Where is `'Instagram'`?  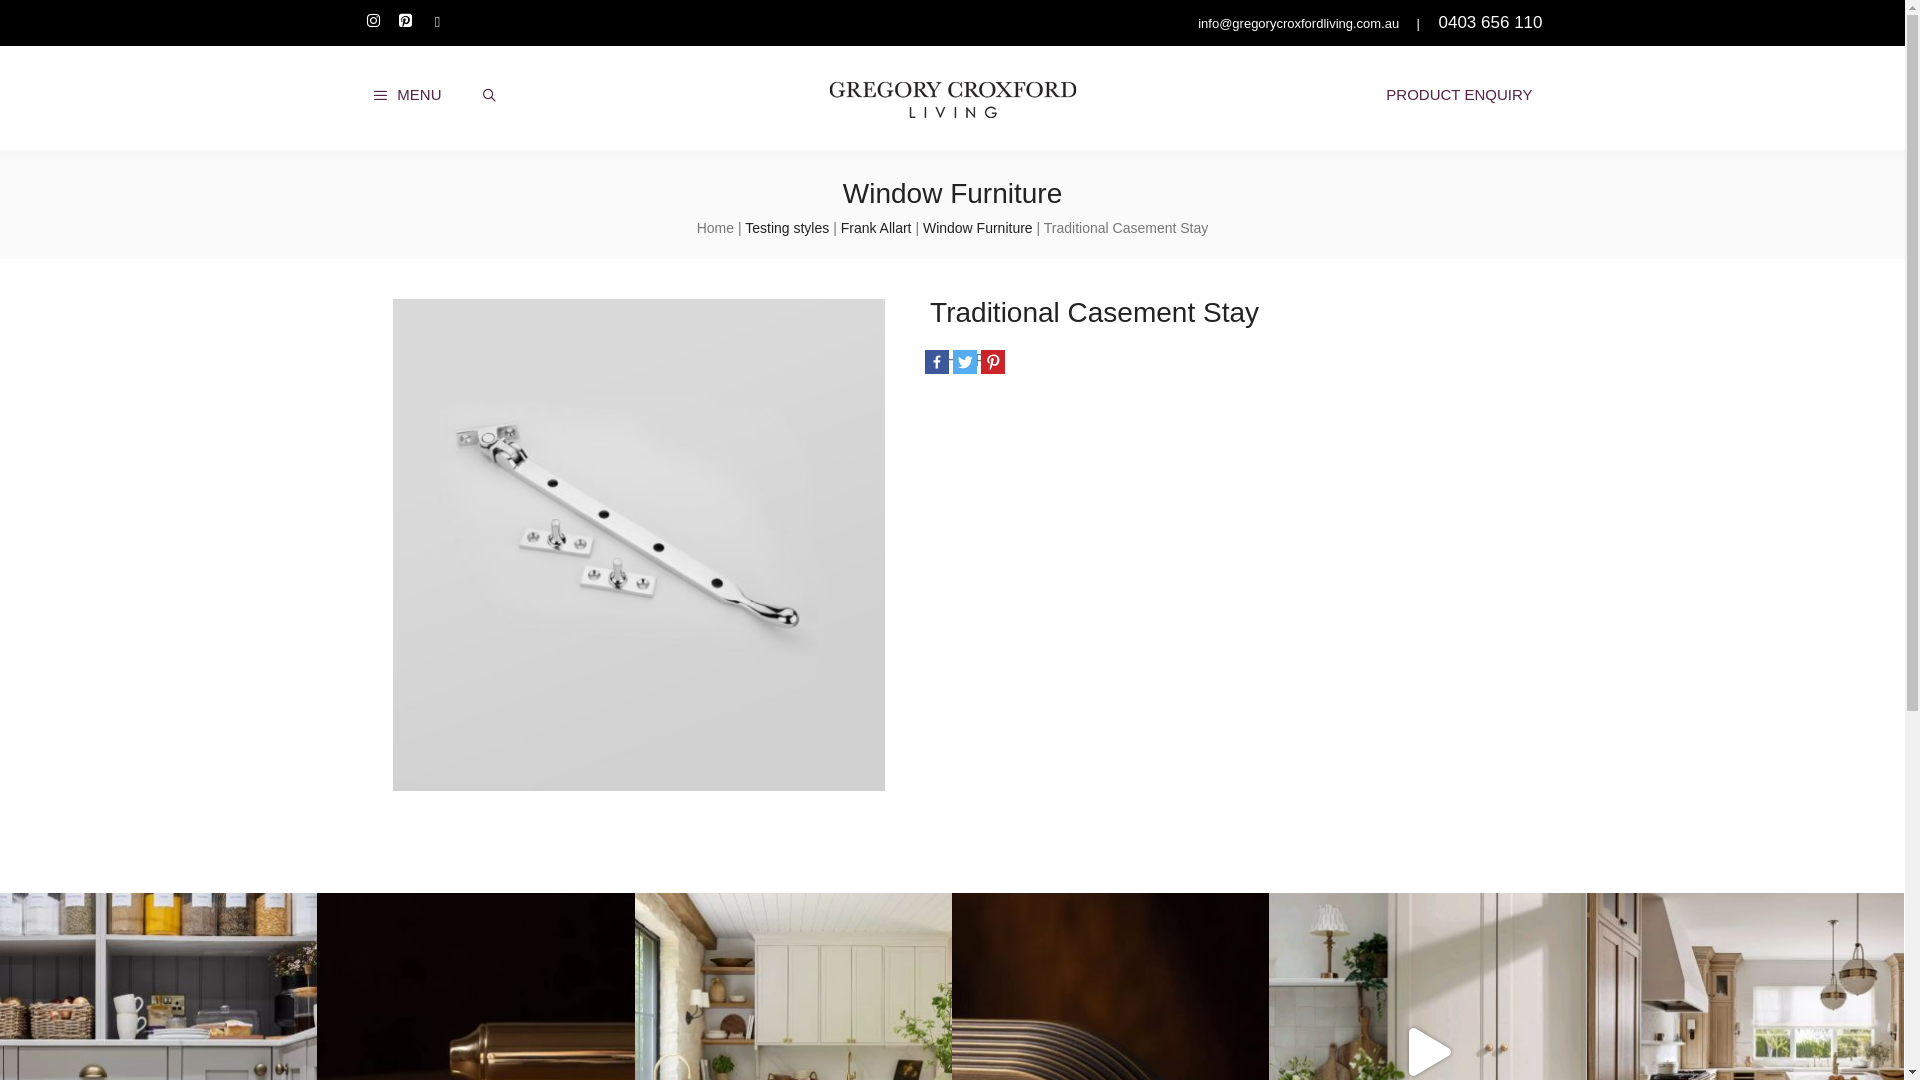 'Instagram' is located at coordinates (373, 21).